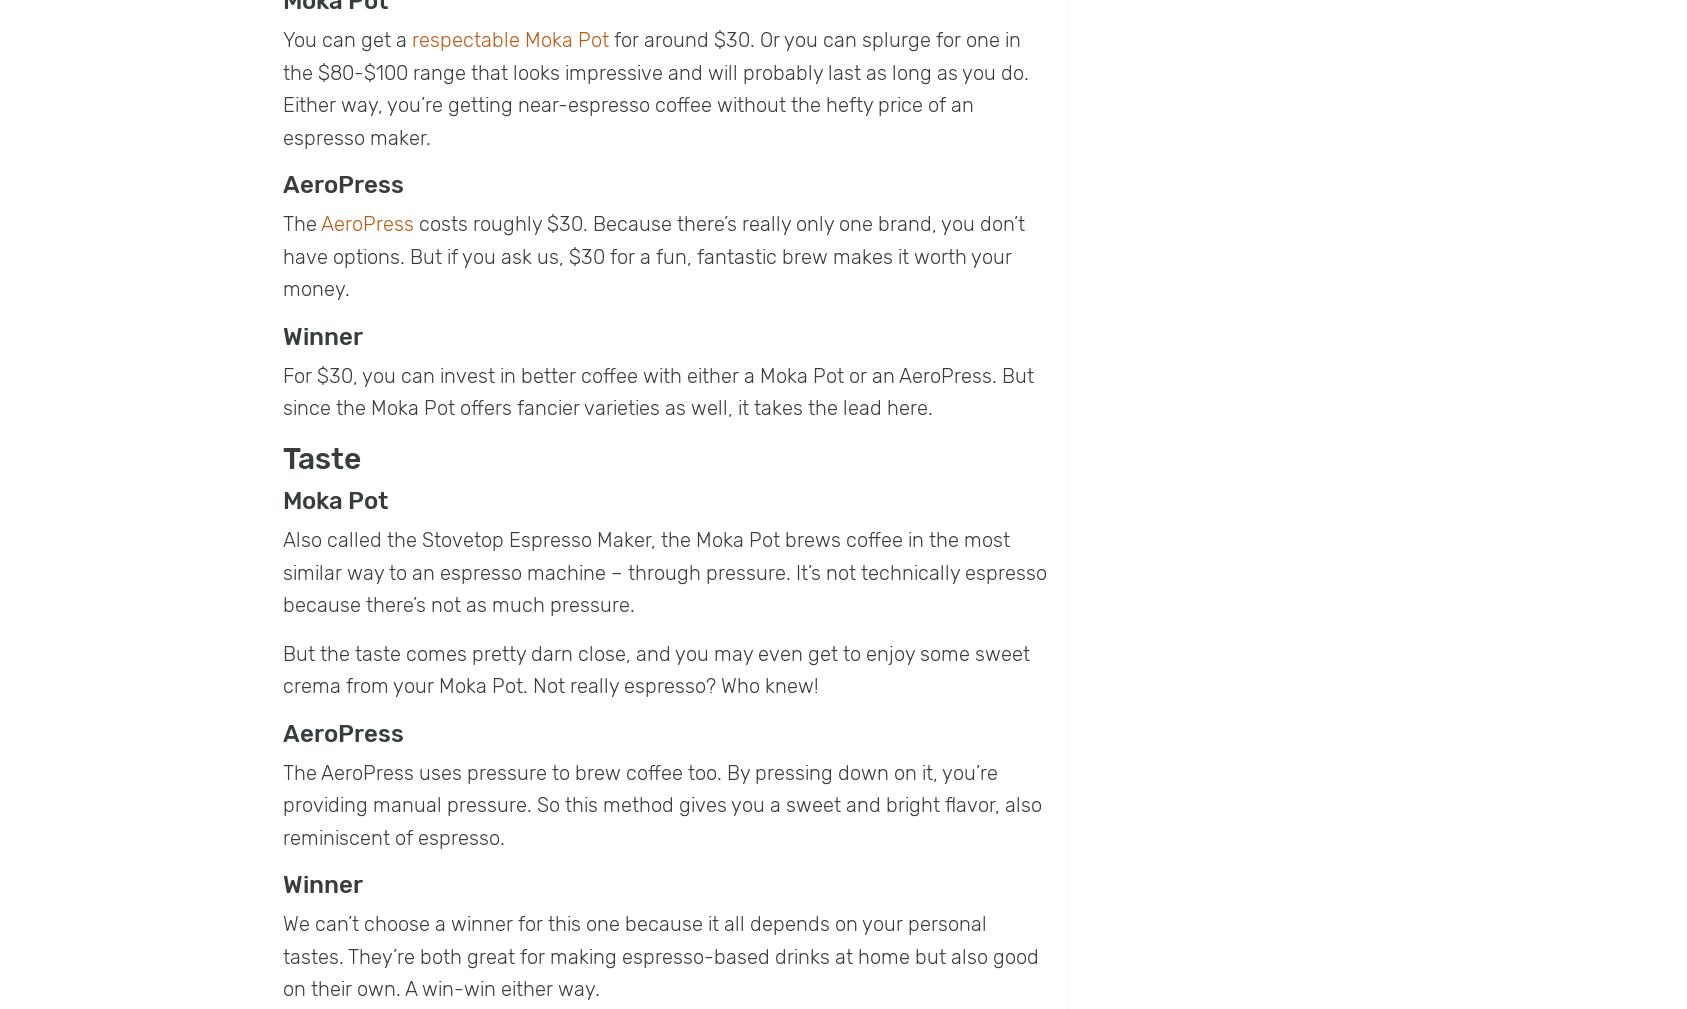  What do you see at coordinates (300, 222) in the screenshot?
I see `'The'` at bounding box center [300, 222].